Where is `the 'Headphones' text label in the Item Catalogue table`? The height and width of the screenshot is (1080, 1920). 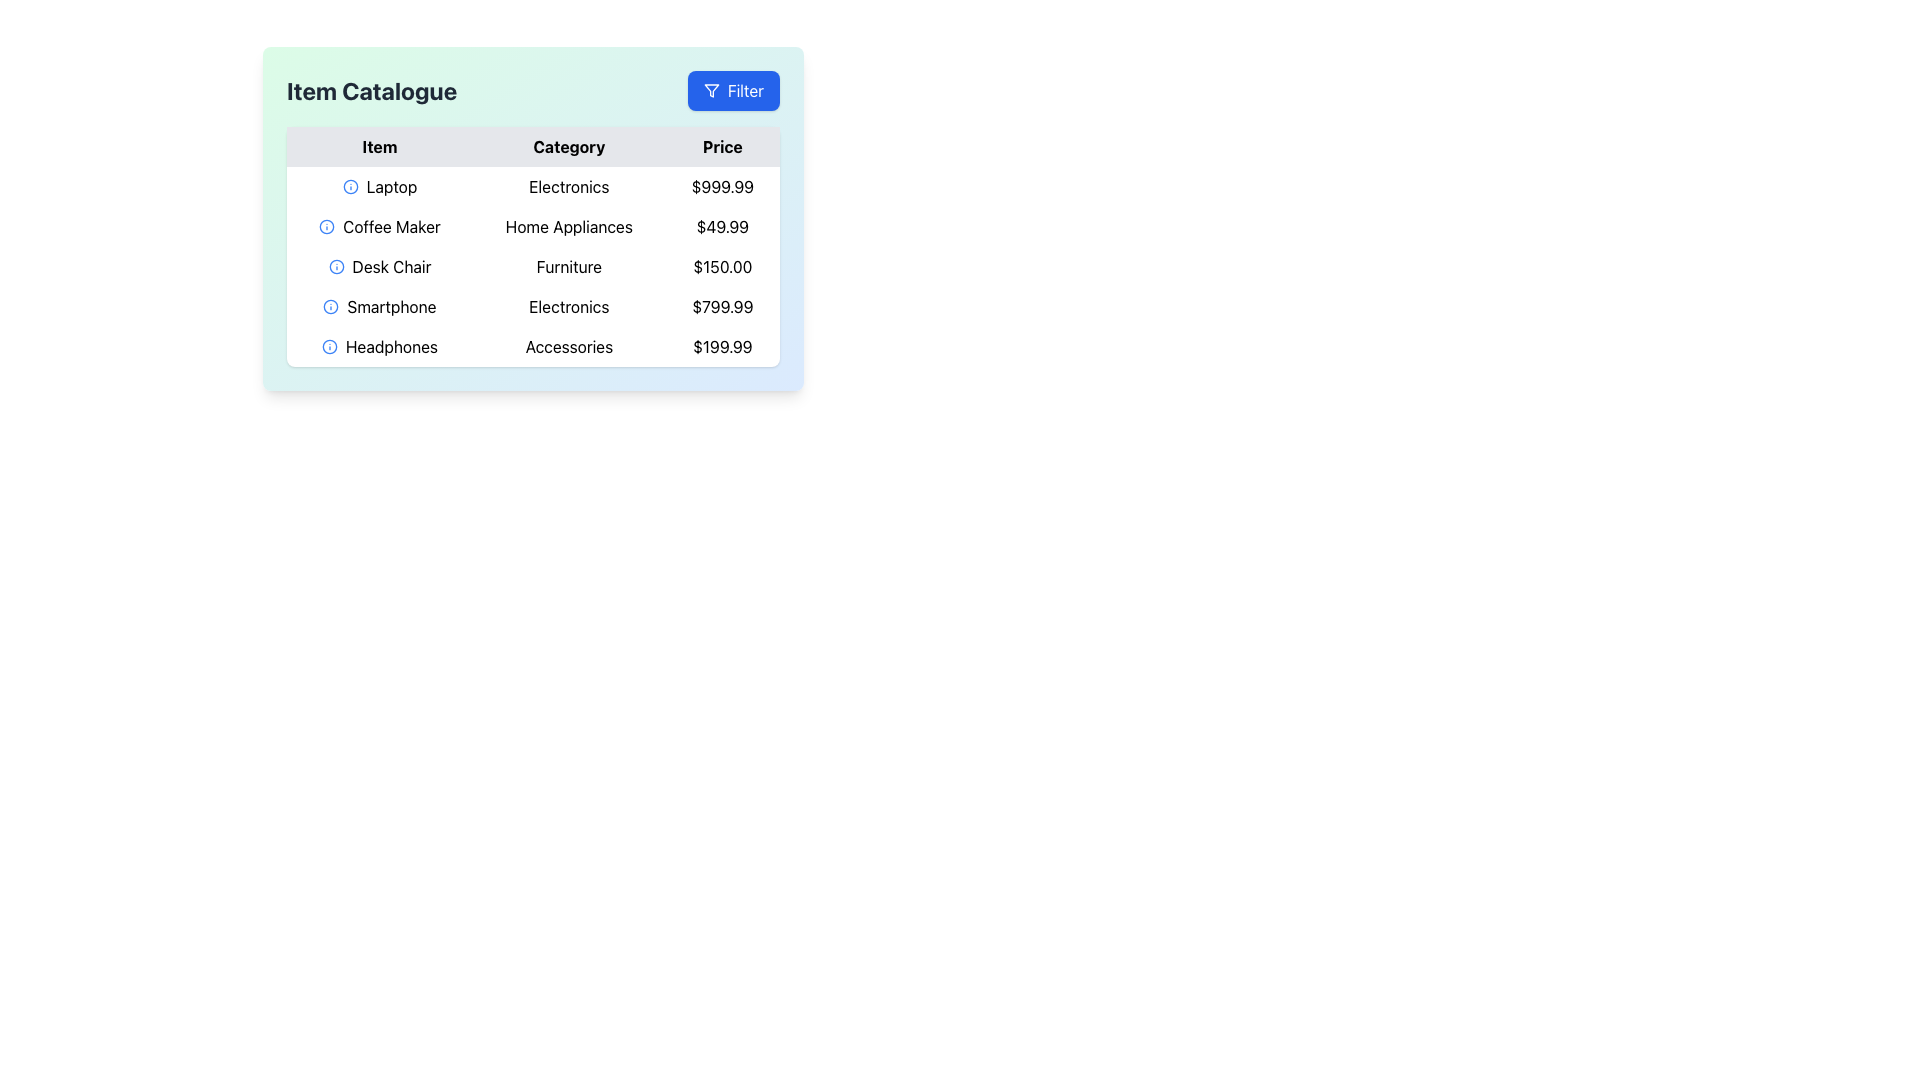
the 'Headphones' text label in the Item Catalogue table is located at coordinates (379, 346).